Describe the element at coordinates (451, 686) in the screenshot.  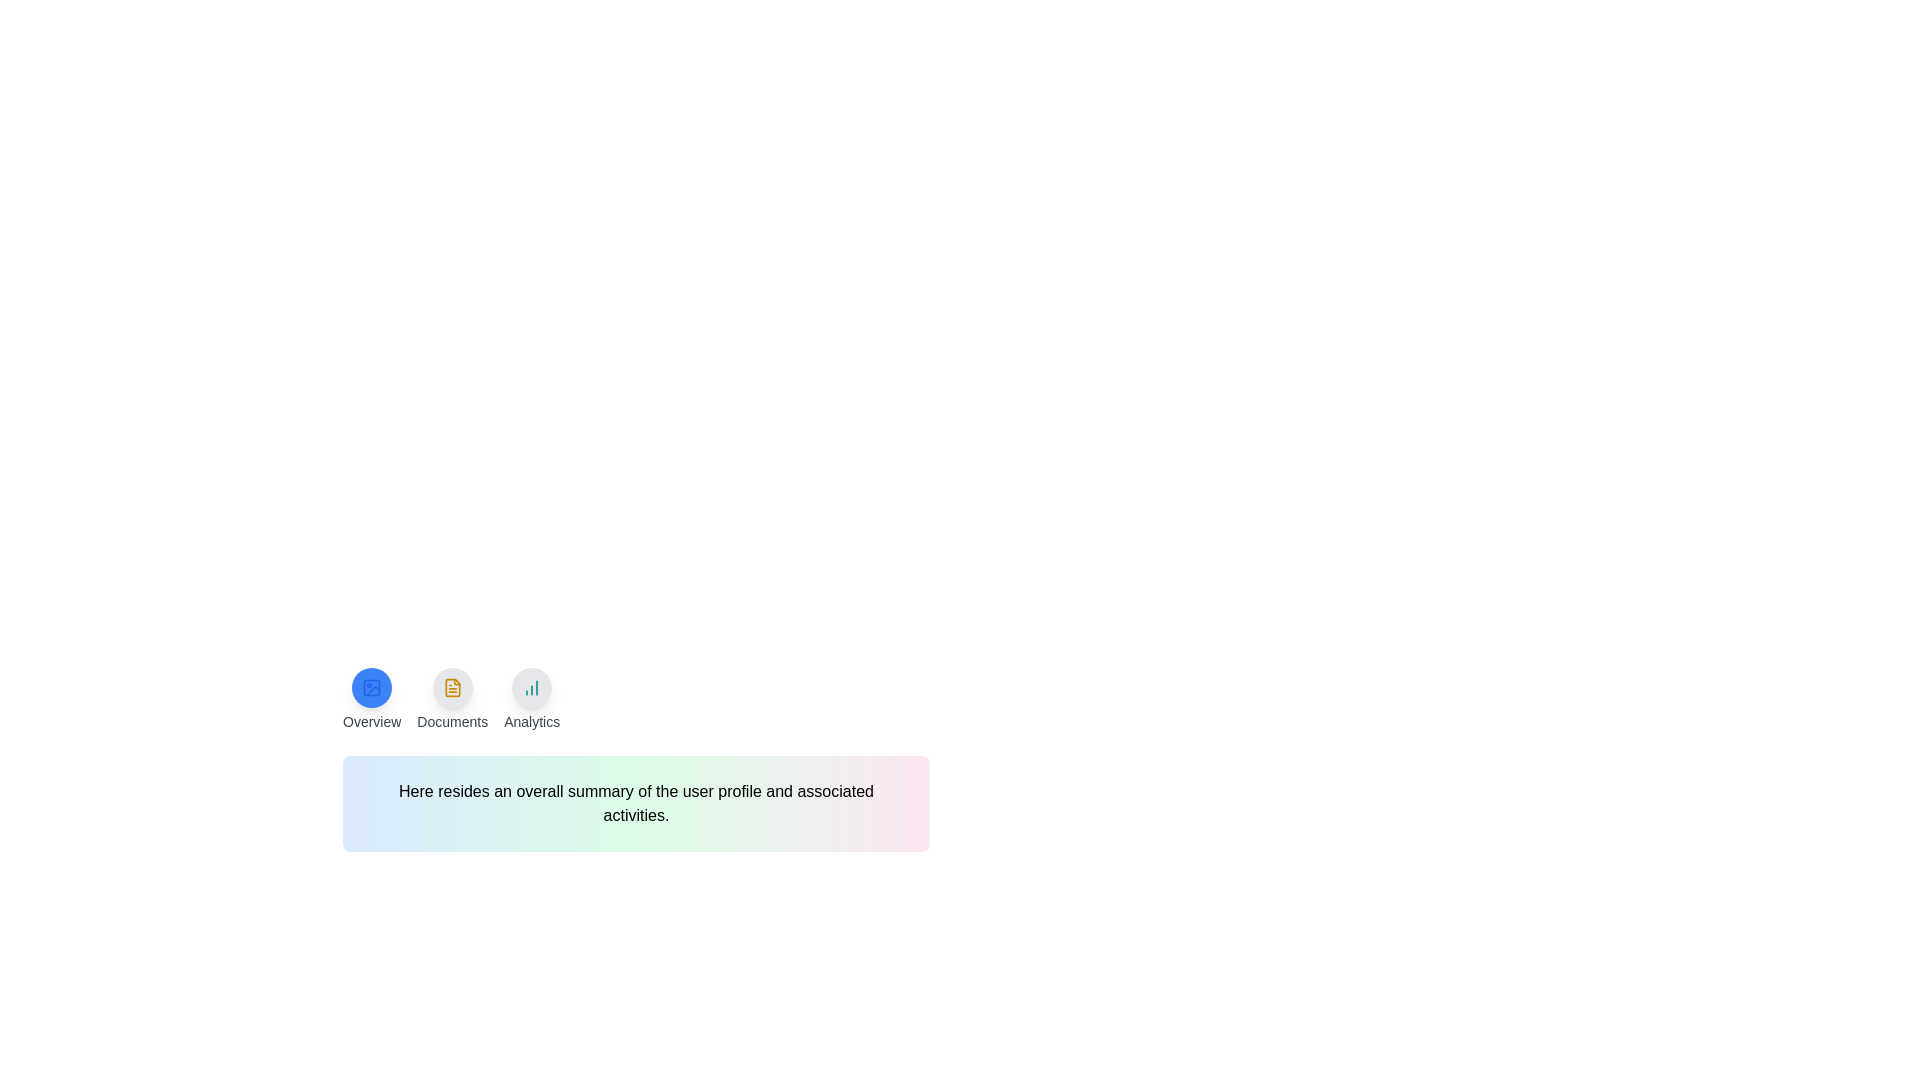
I see `the circular icon button with a gray background and a yellow document pictograph` at that location.